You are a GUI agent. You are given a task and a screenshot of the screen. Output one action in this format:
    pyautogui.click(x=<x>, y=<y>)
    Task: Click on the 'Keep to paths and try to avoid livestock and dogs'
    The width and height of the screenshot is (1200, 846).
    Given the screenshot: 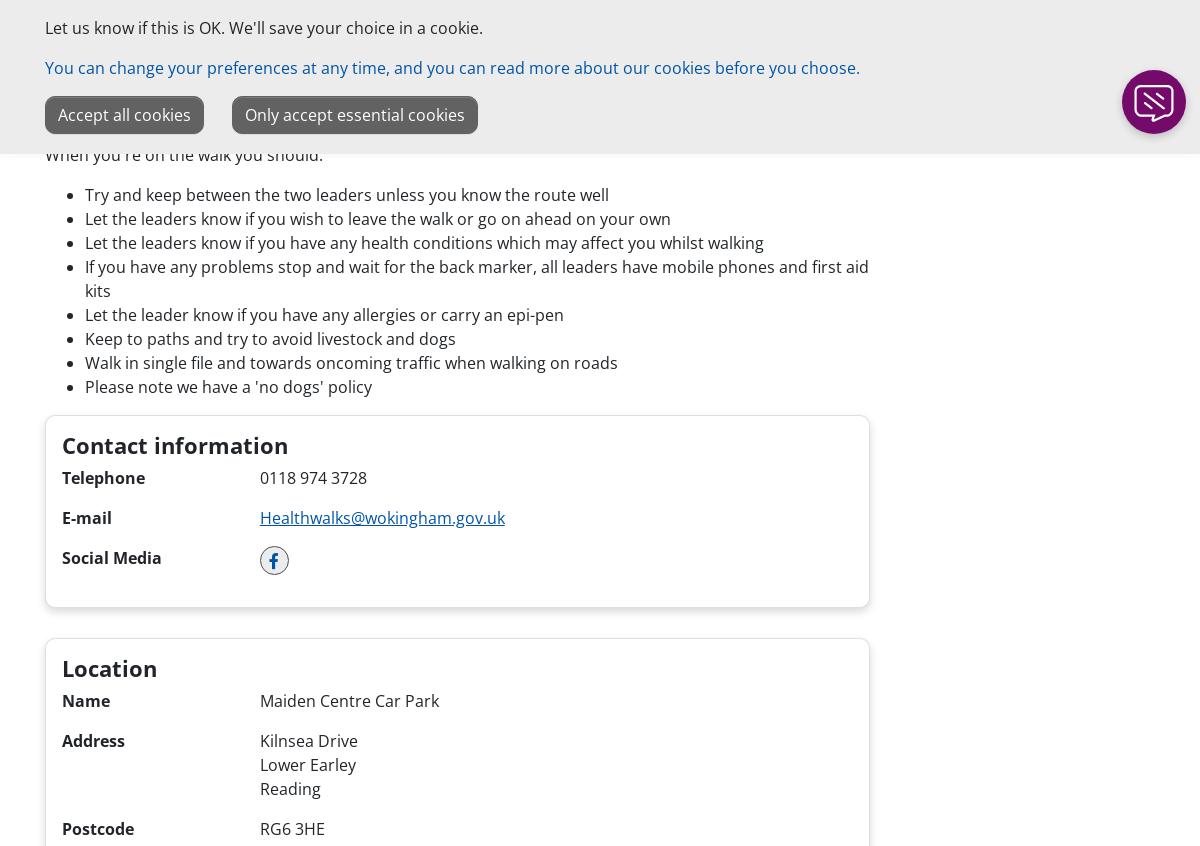 What is the action you would take?
    pyautogui.click(x=269, y=336)
    